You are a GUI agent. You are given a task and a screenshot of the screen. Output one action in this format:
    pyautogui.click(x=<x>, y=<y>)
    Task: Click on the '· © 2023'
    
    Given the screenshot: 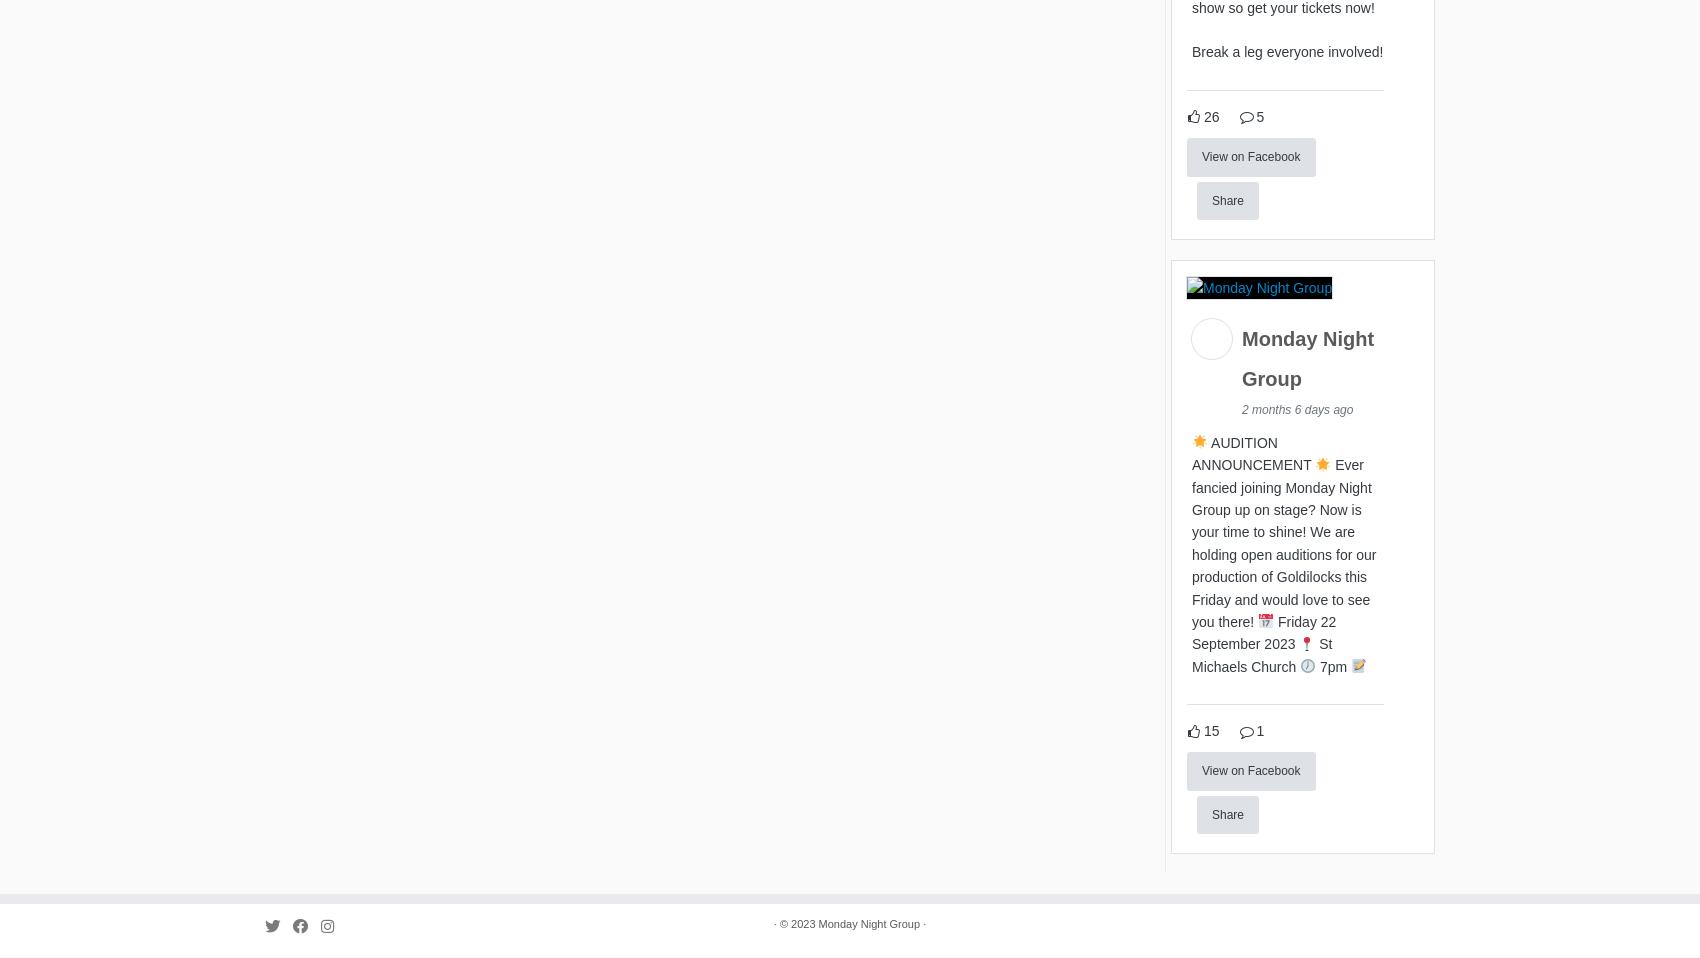 What is the action you would take?
    pyautogui.click(x=794, y=928)
    